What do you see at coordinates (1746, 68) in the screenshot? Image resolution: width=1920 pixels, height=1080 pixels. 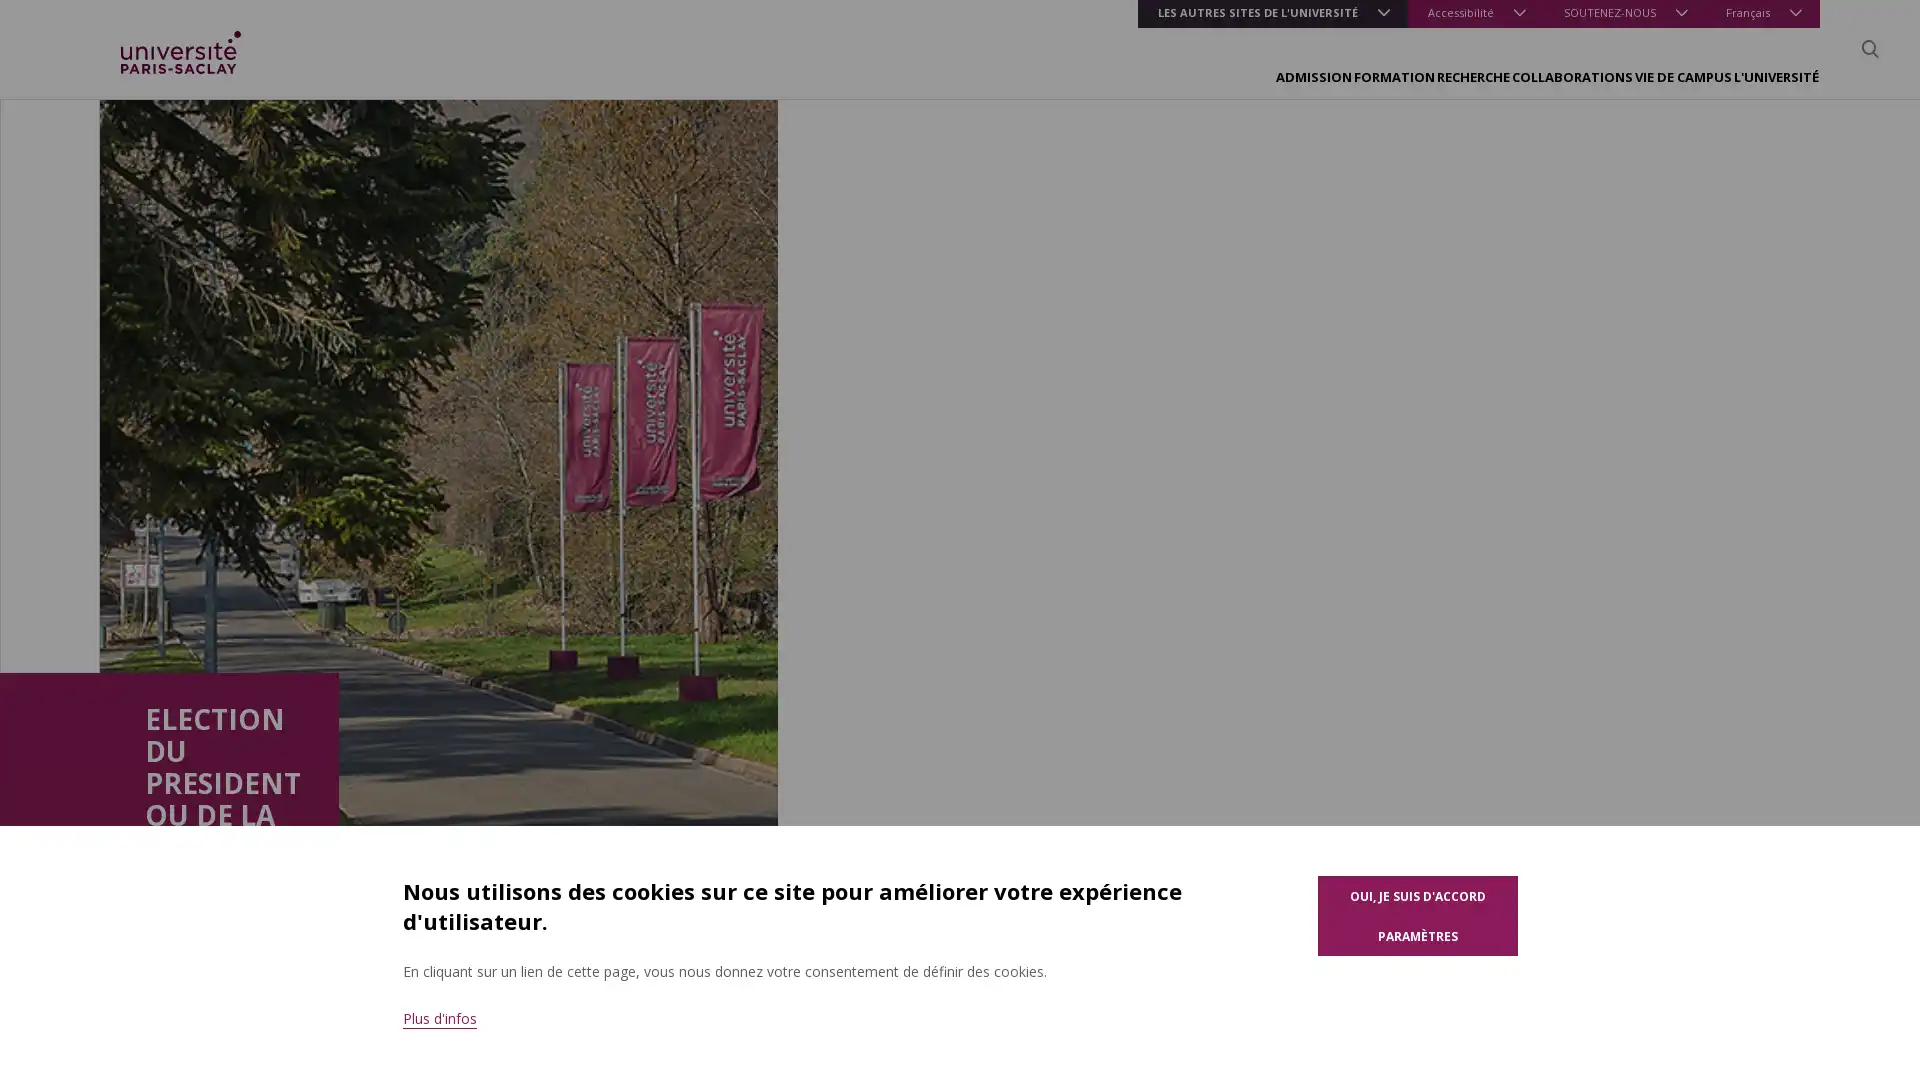 I see `L'UNIVERSITE` at bounding box center [1746, 68].